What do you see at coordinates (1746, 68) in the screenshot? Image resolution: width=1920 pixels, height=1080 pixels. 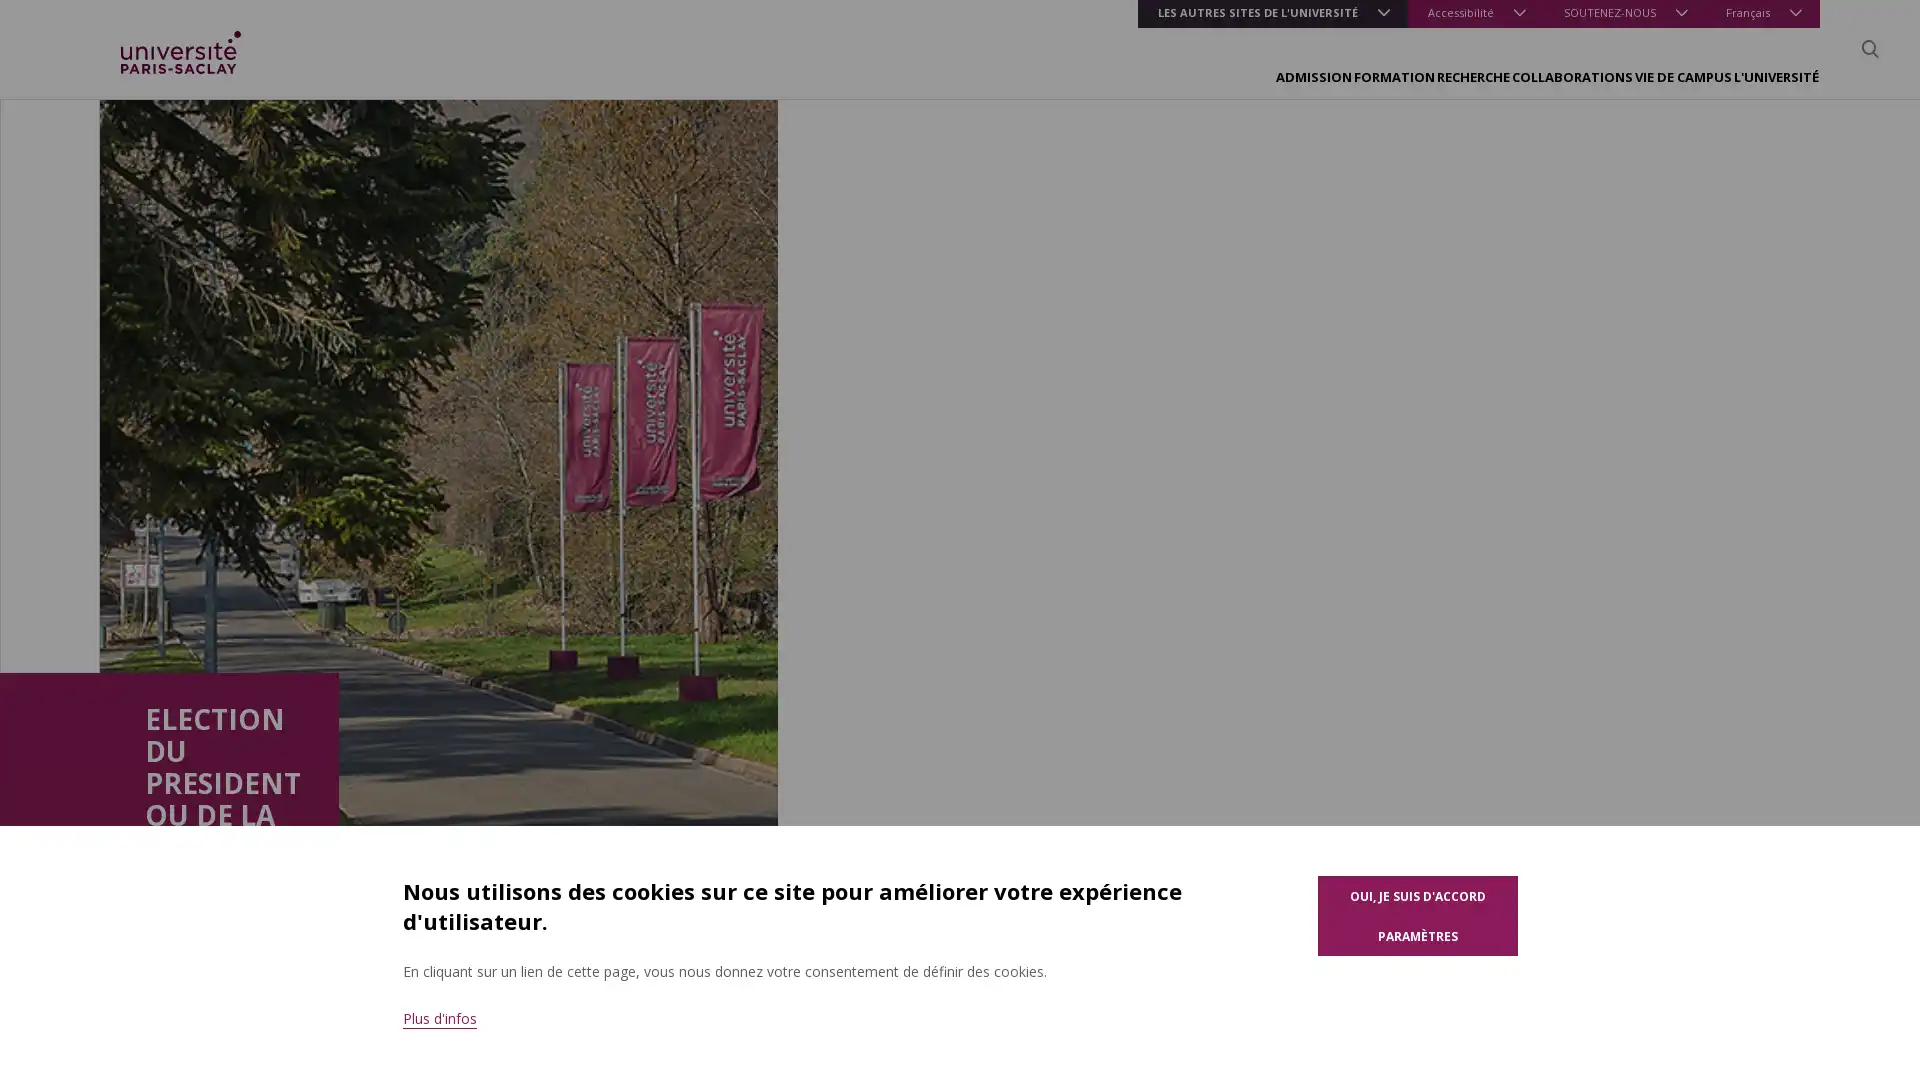 I see `L'UNIVERSITE` at bounding box center [1746, 68].